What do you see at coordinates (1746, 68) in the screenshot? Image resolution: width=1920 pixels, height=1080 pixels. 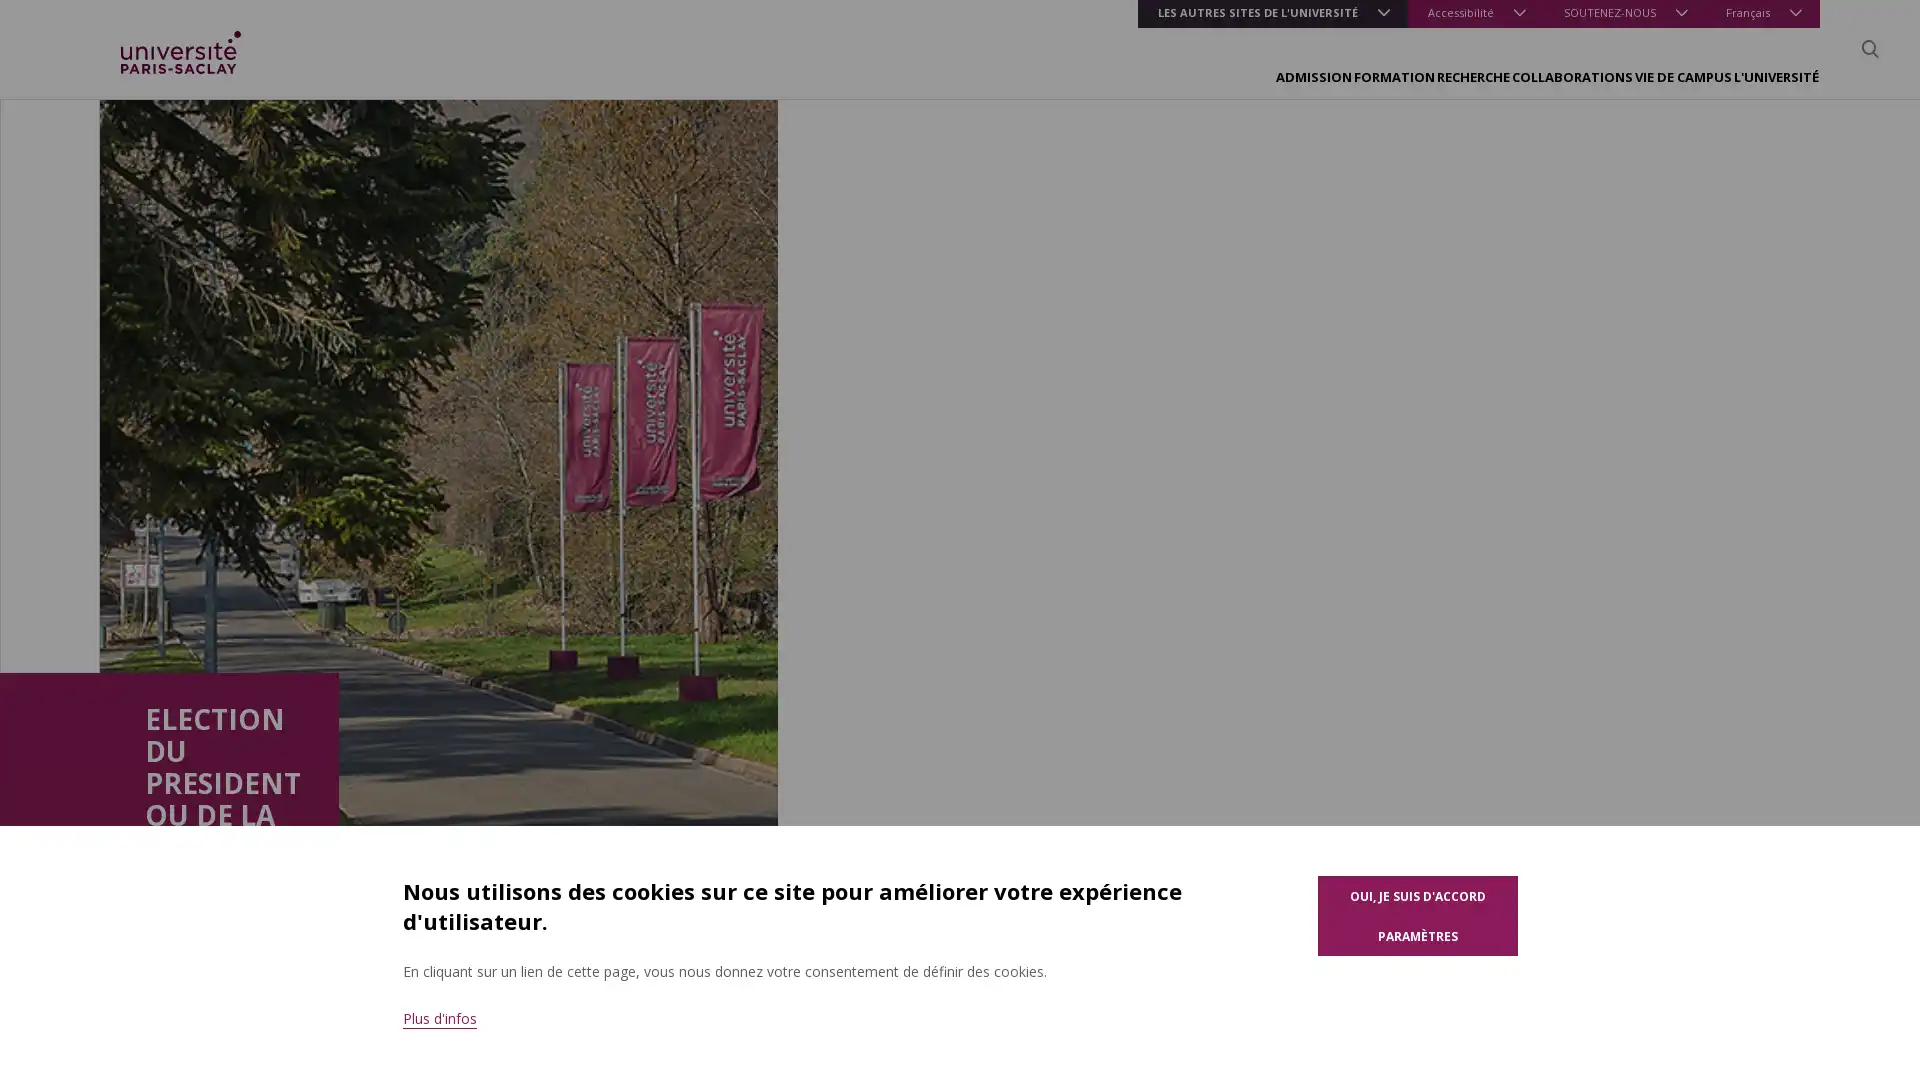 I see `L'UNIVERSITE` at bounding box center [1746, 68].